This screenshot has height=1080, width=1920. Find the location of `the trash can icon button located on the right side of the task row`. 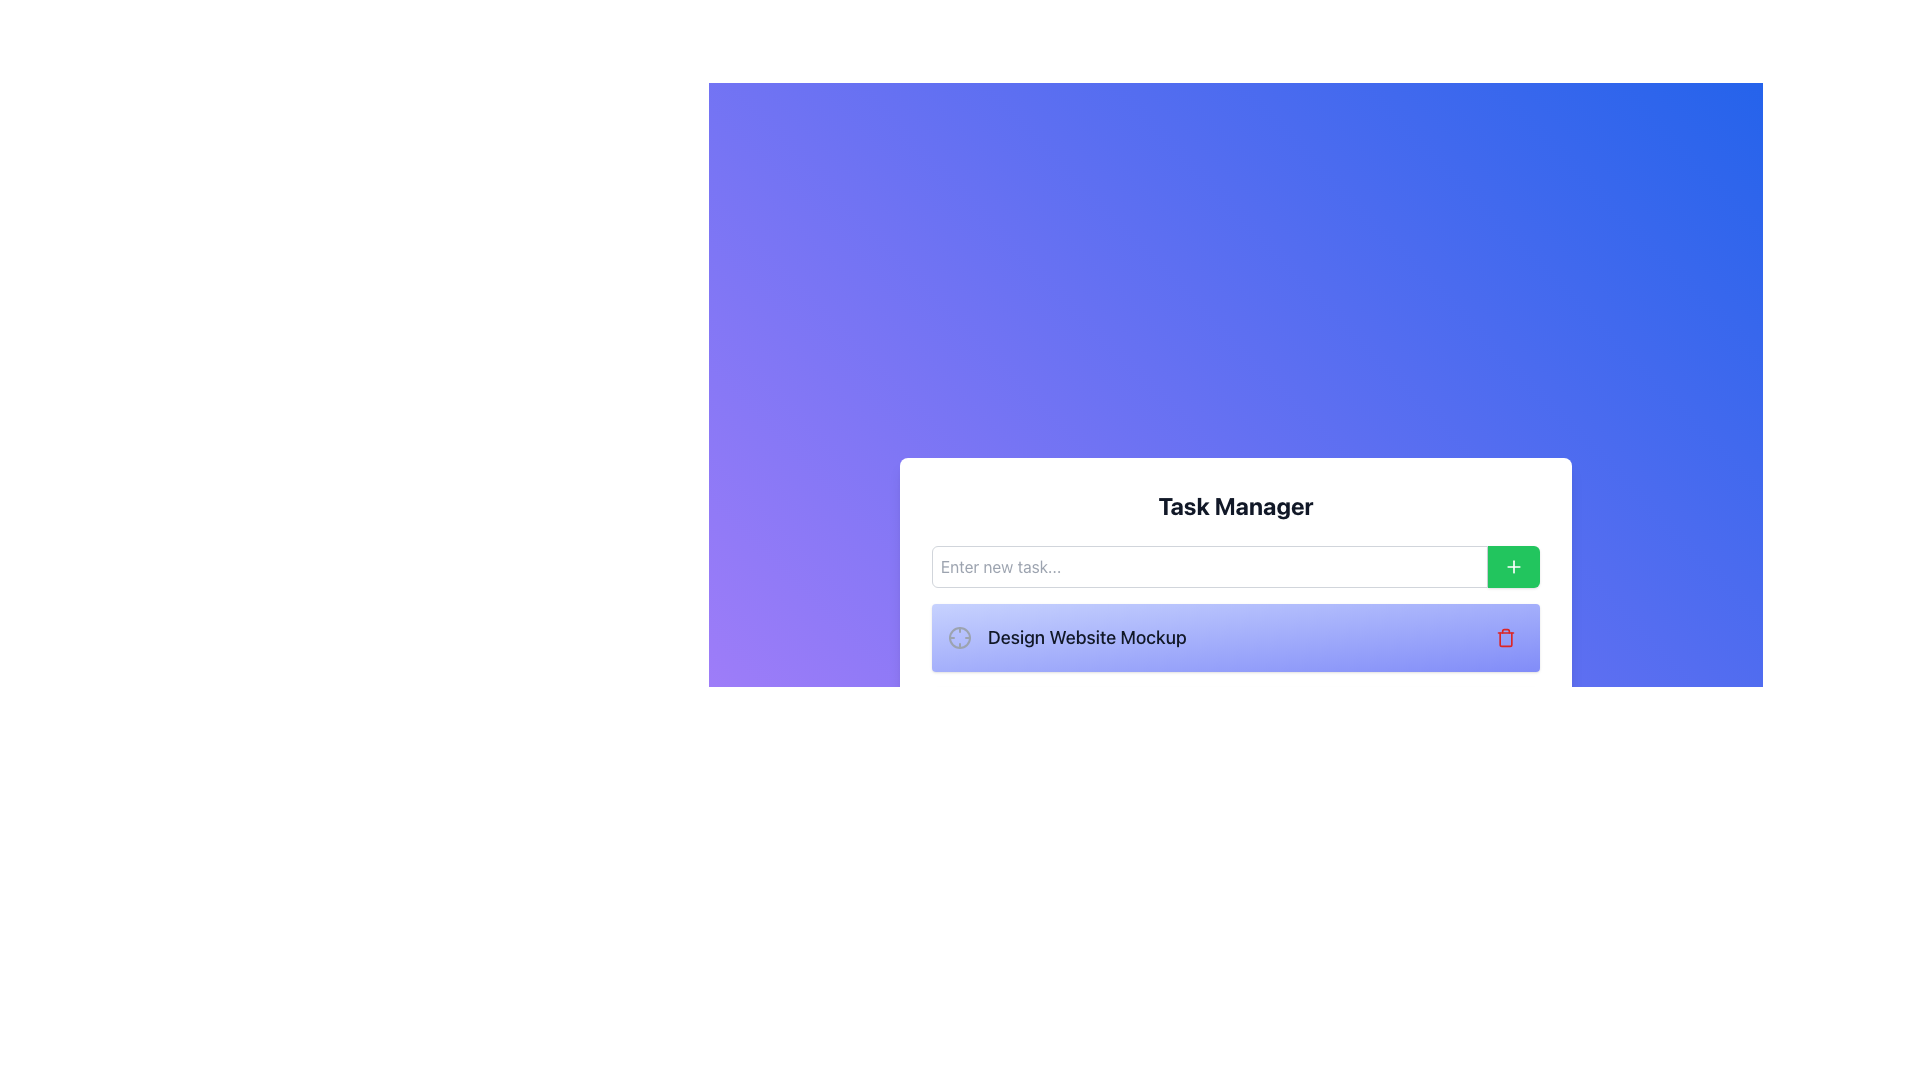

the trash can icon button located on the right side of the task row is located at coordinates (1506, 637).